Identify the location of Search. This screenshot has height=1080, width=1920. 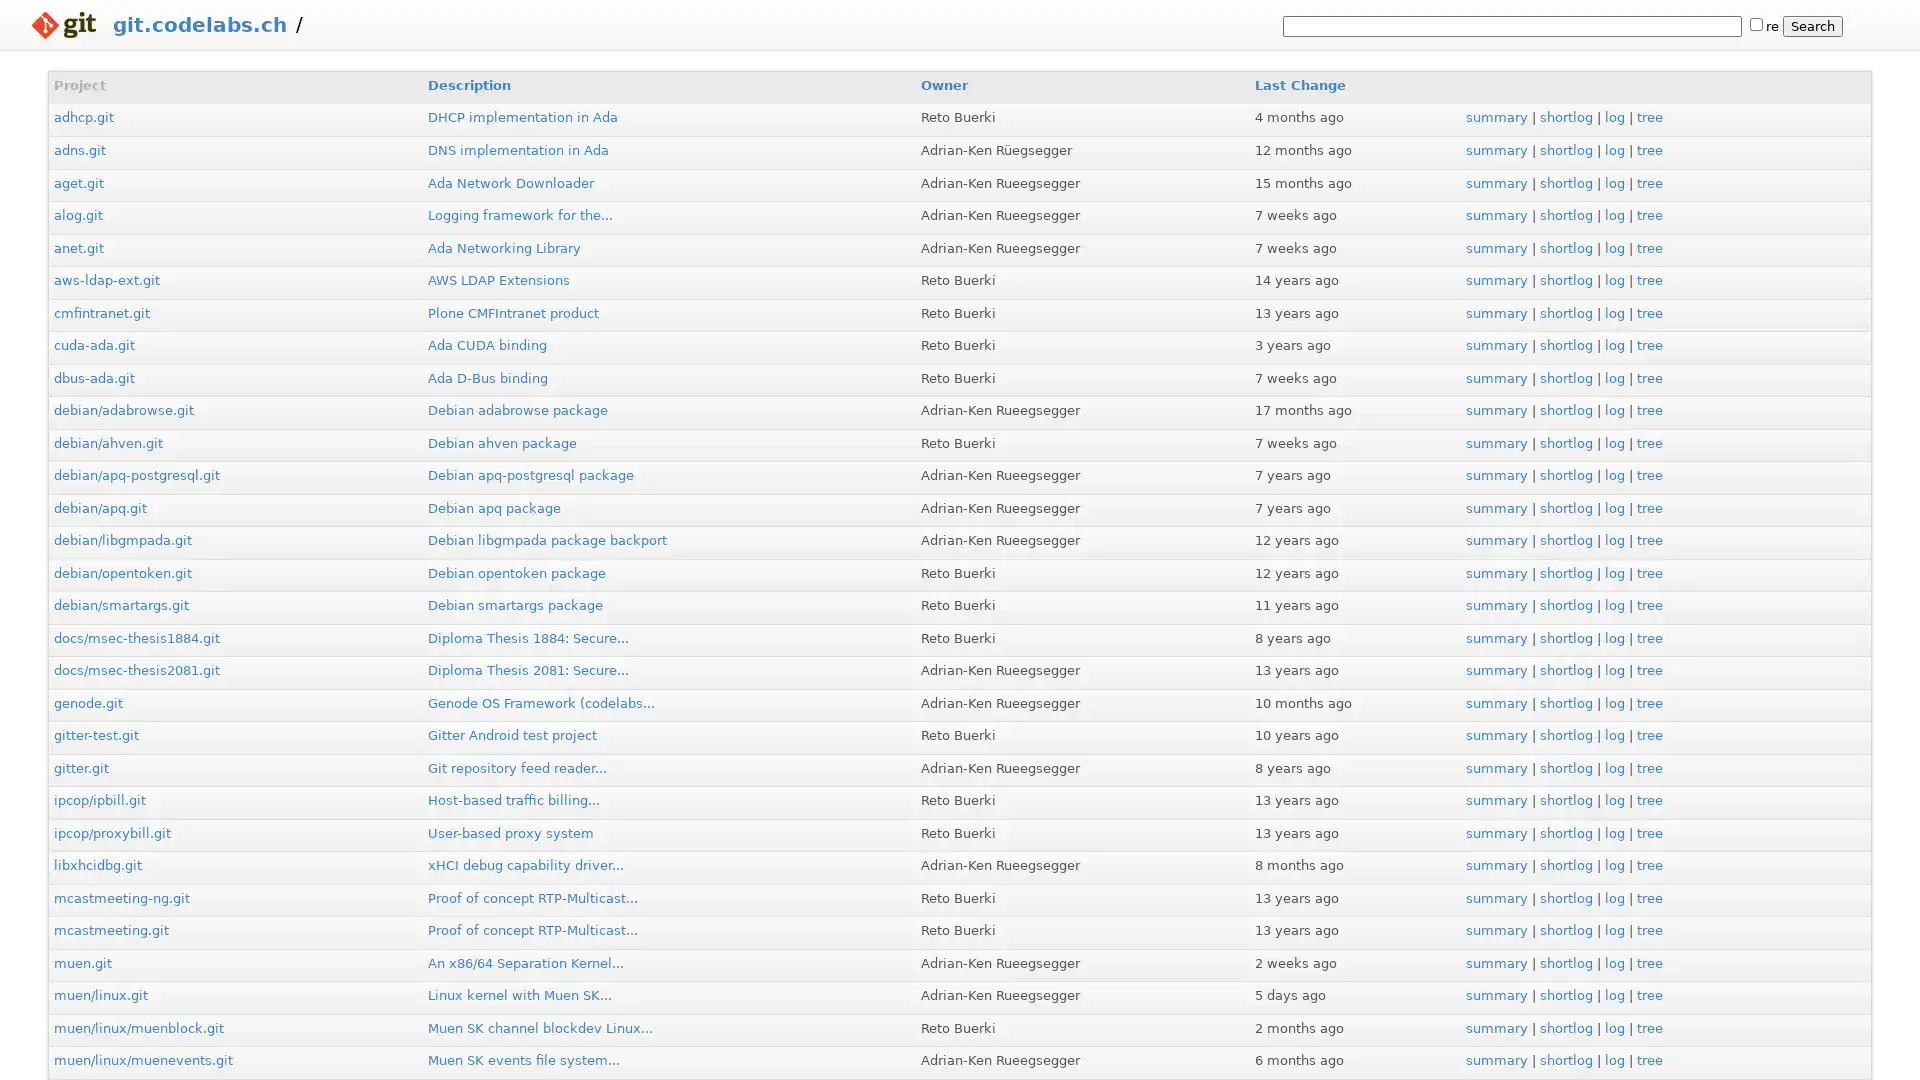
(1813, 26).